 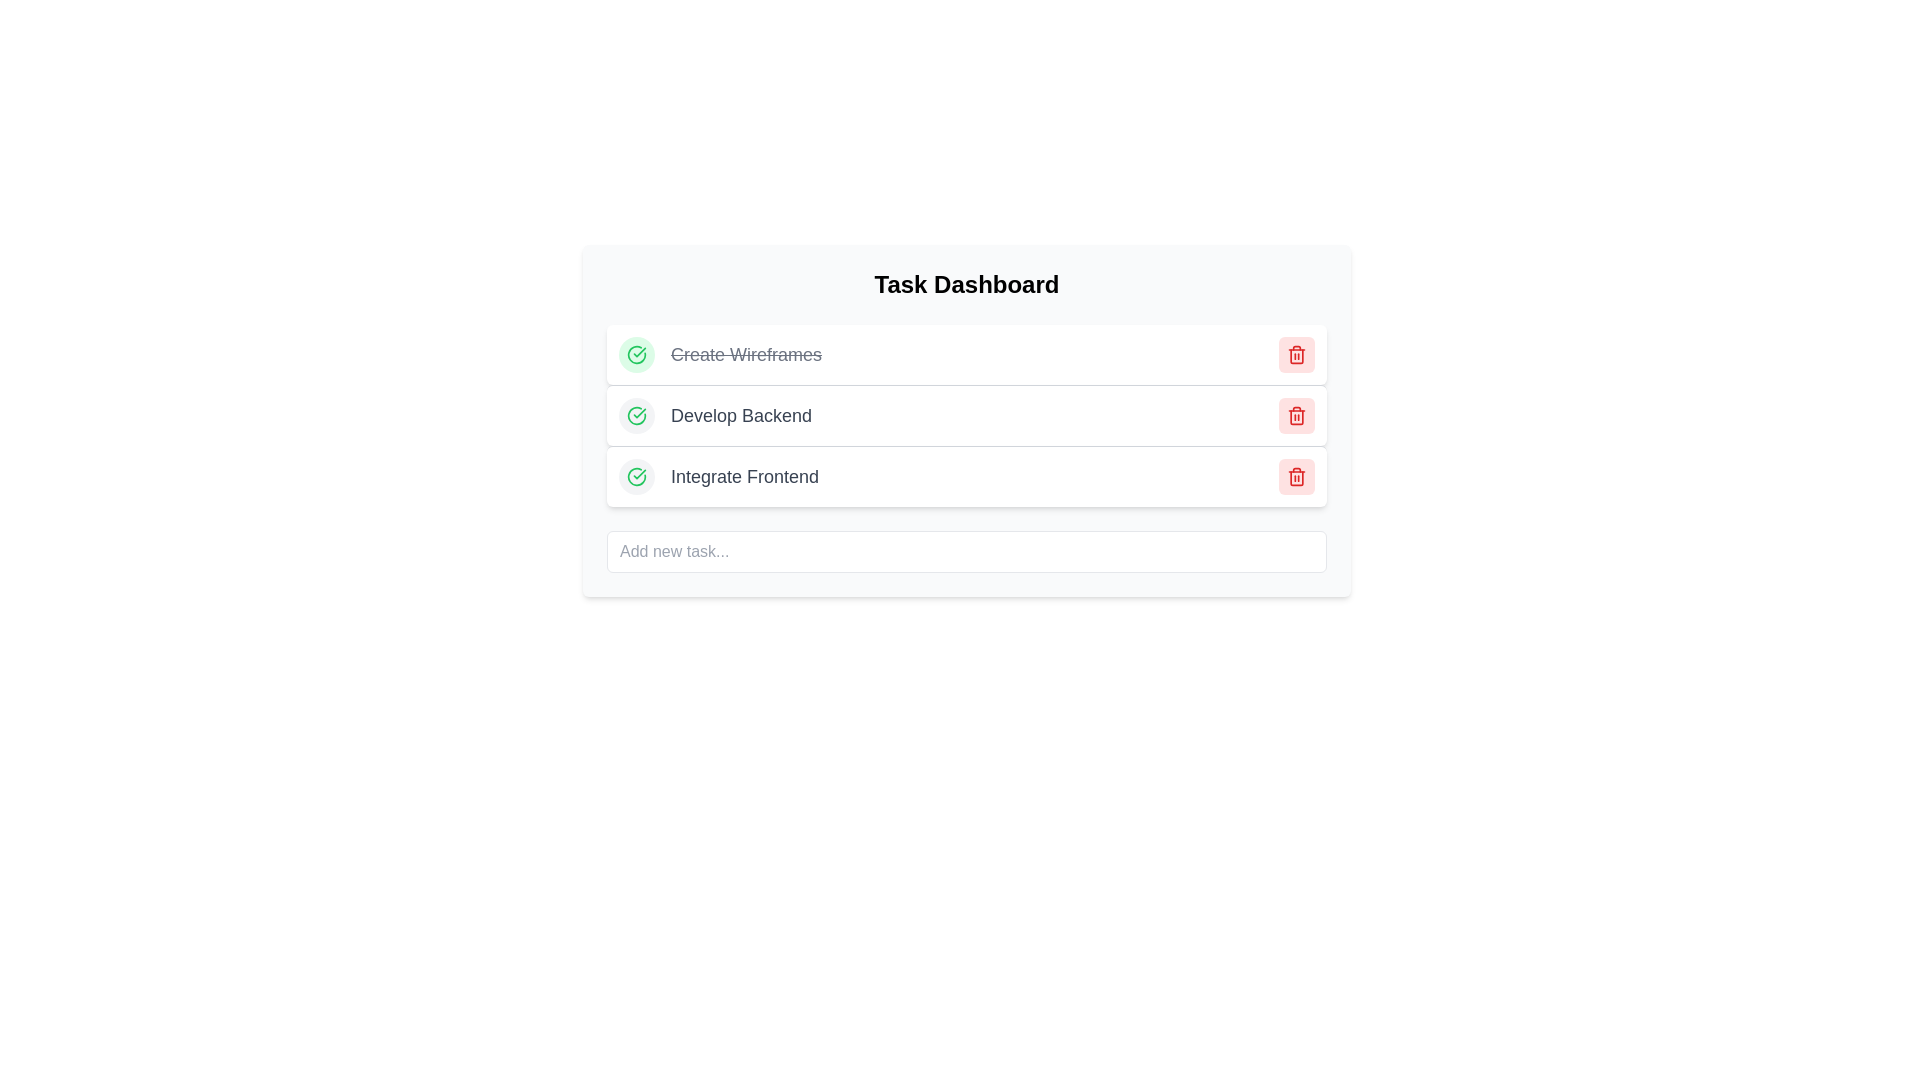 What do you see at coordinates (636, 477) in the screenshot?
I see `the green check mark icon button for the 'Integrate Frontend' task` at bounding box center [636, 477].